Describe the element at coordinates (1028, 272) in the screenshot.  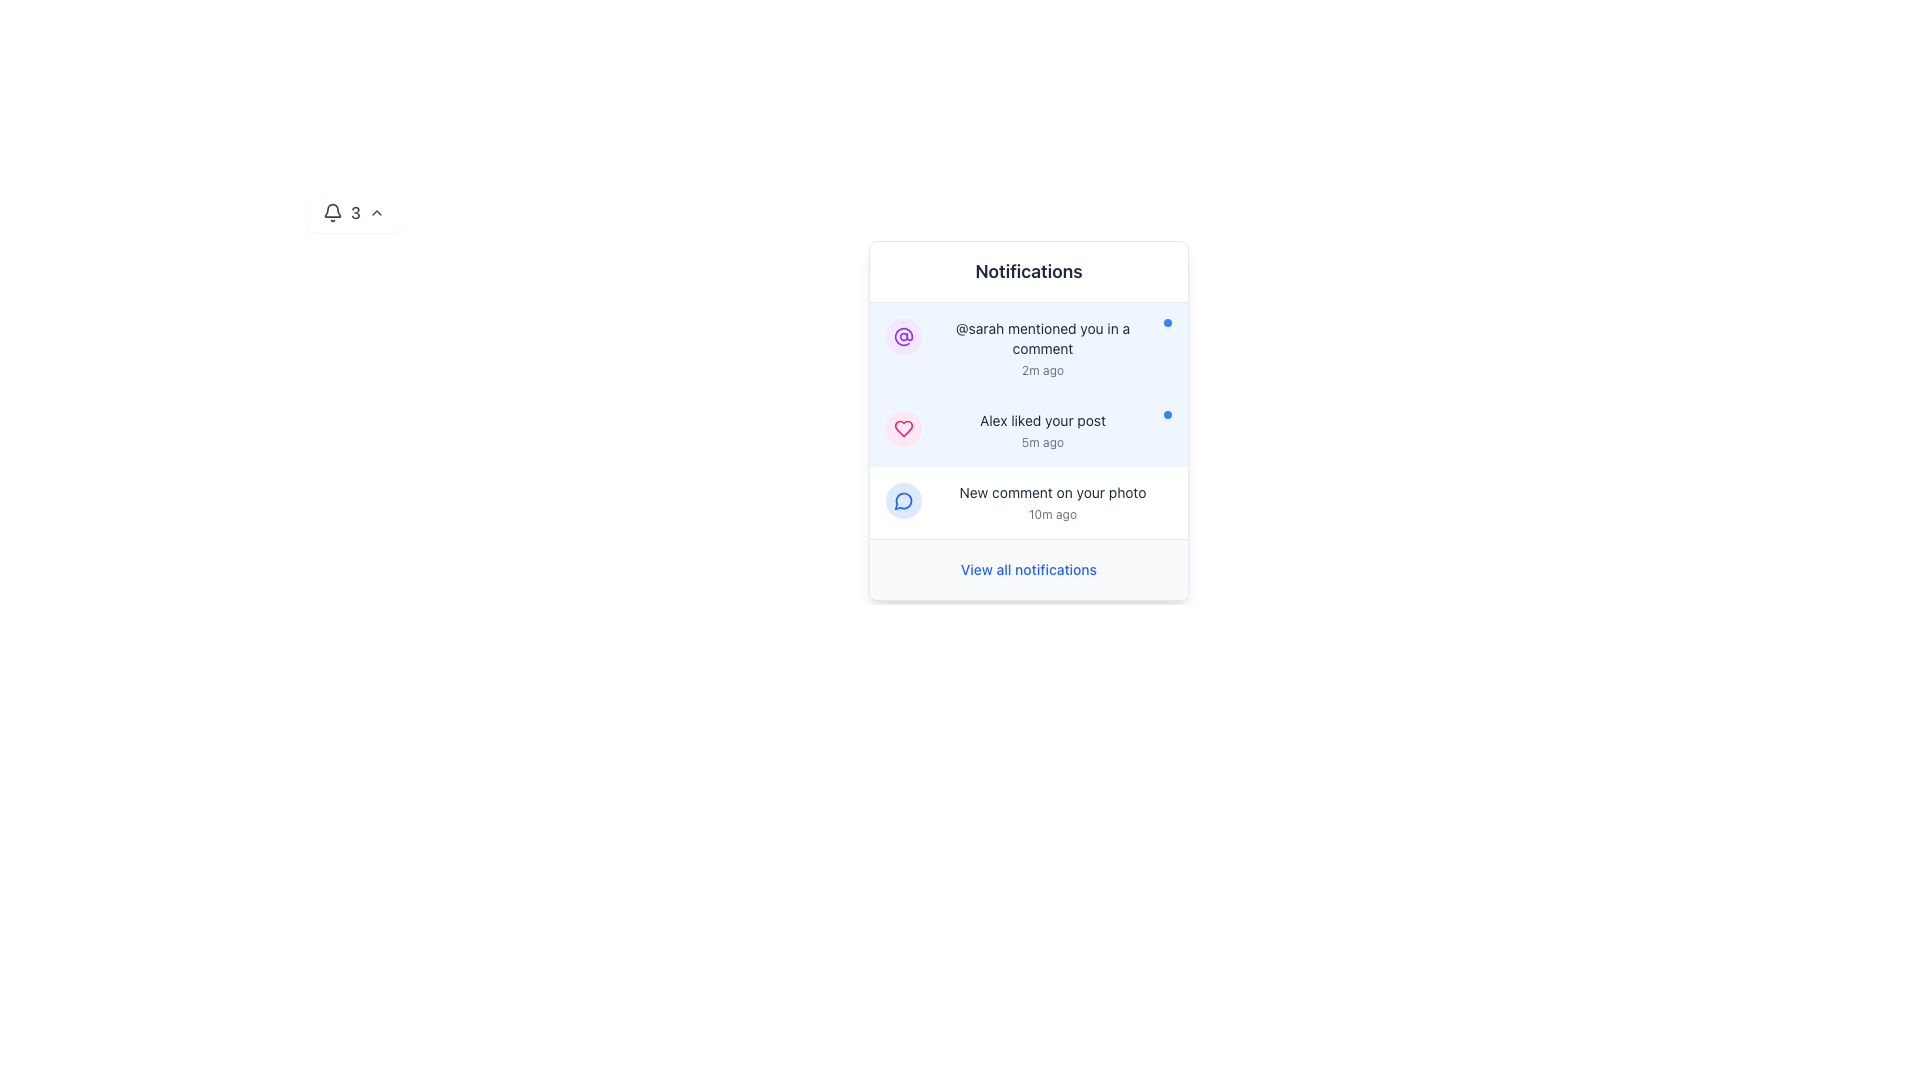
I see `text displayed in the 'Notifications' header, which is a bold and dark font at the top of the notification panel` at that location.